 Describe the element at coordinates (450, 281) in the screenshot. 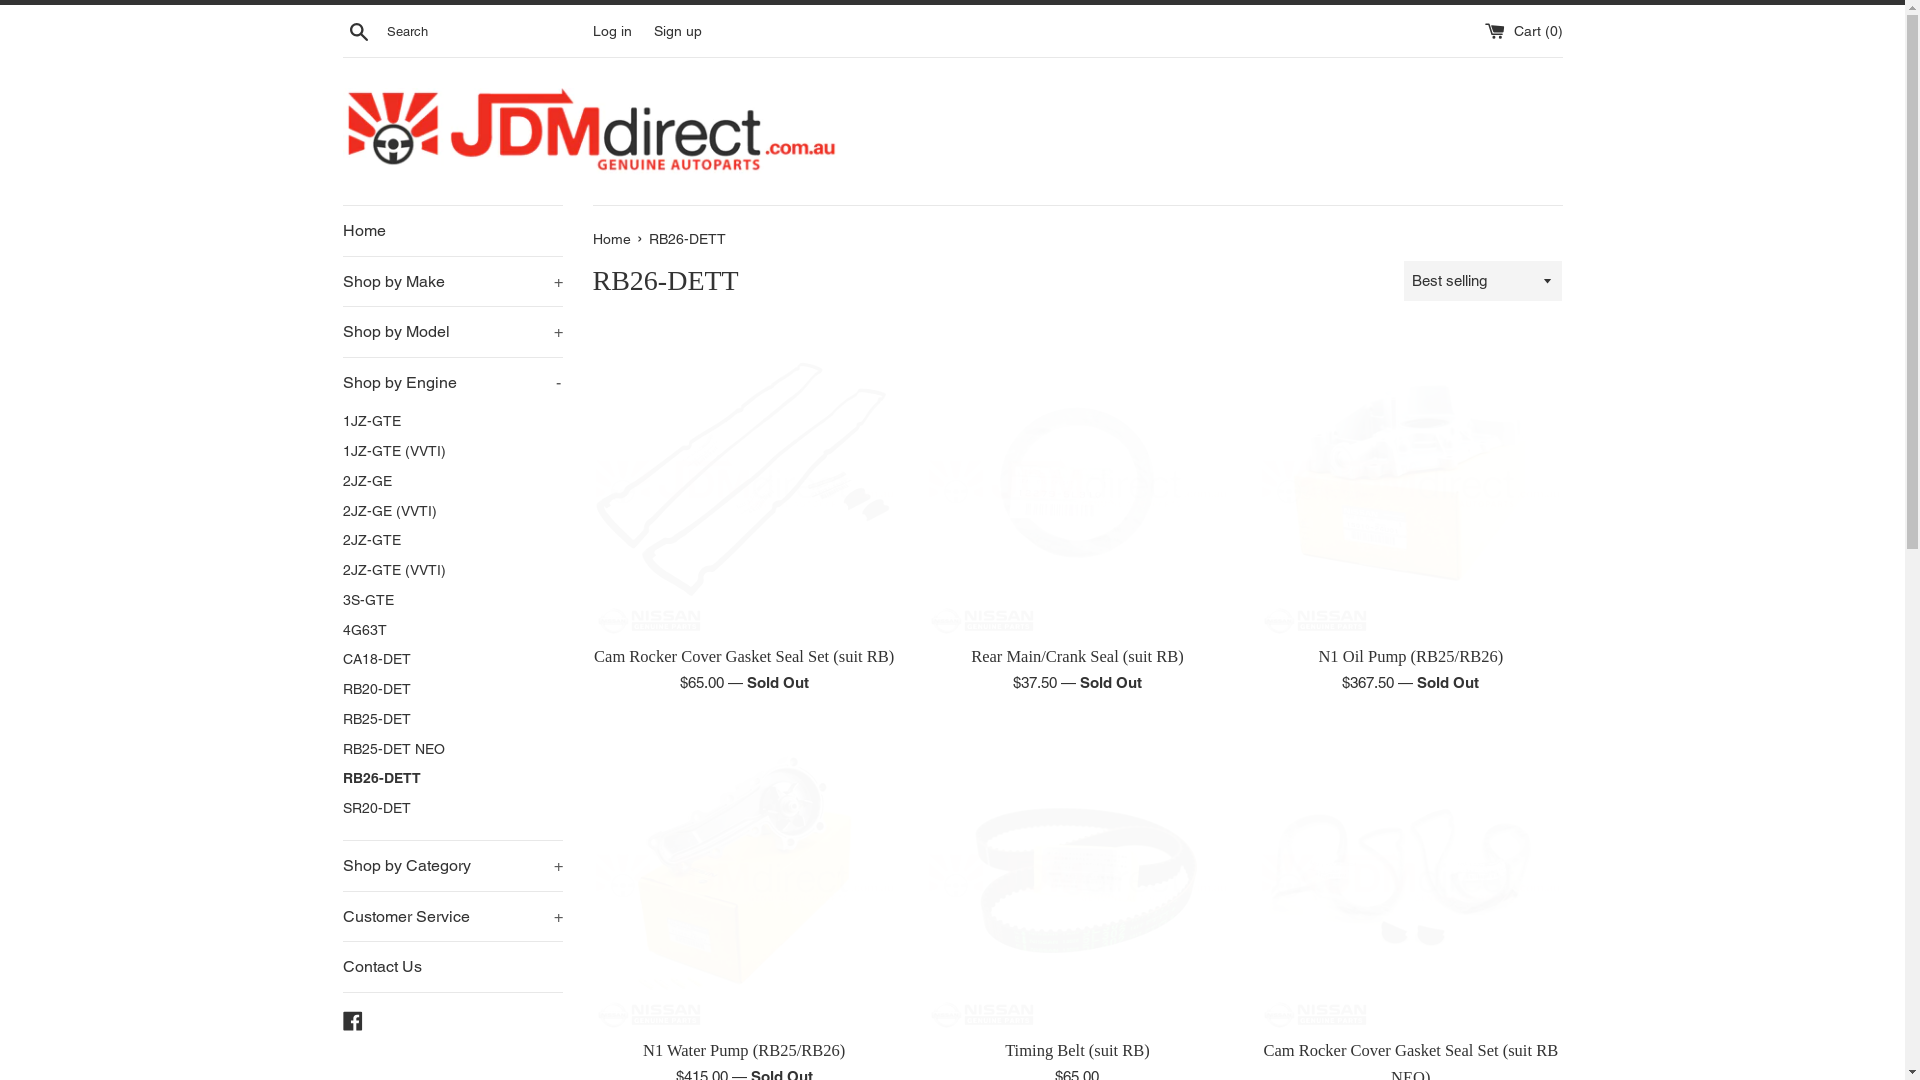

I see `'Shop by Make` at that location.